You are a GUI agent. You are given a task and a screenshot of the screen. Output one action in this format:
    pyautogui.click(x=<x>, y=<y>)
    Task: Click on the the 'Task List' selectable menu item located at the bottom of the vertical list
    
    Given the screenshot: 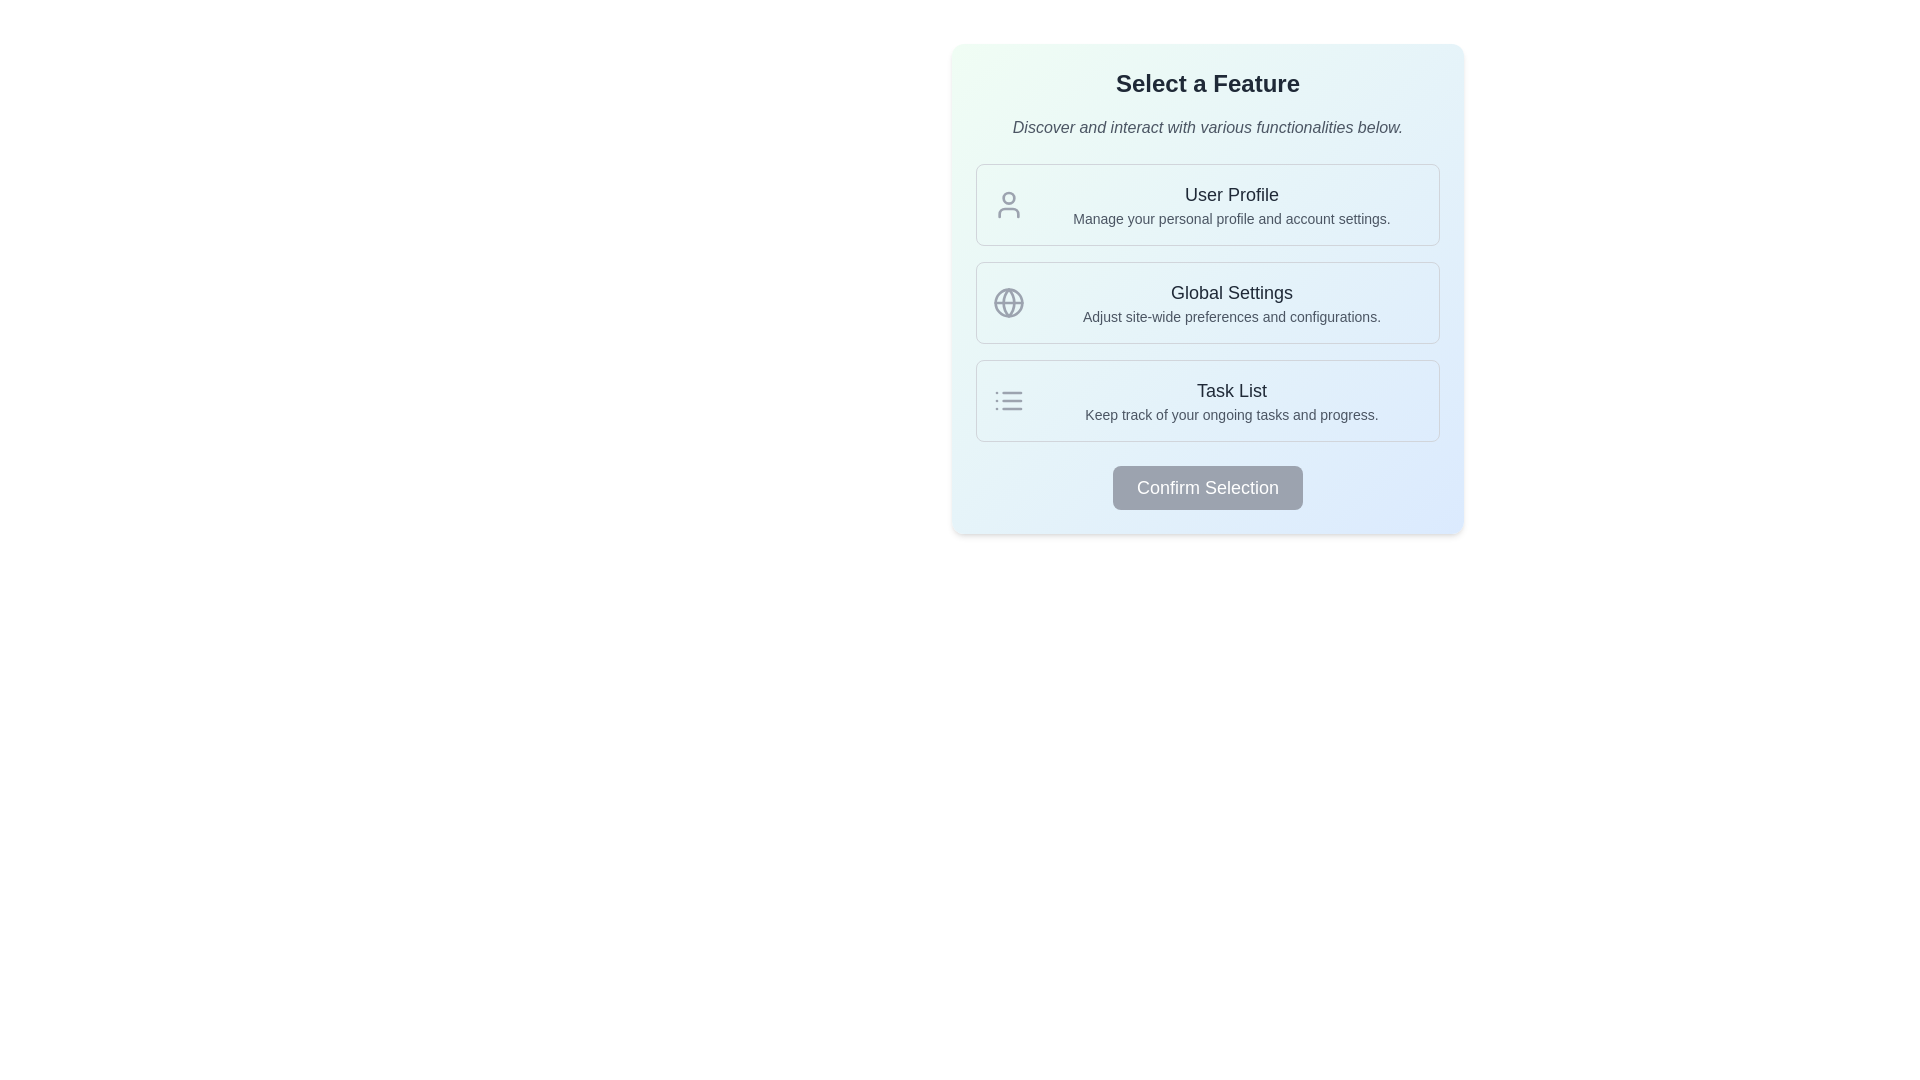 What is the action you would take?
    pyautogui.click(x=1207, y=401)
    